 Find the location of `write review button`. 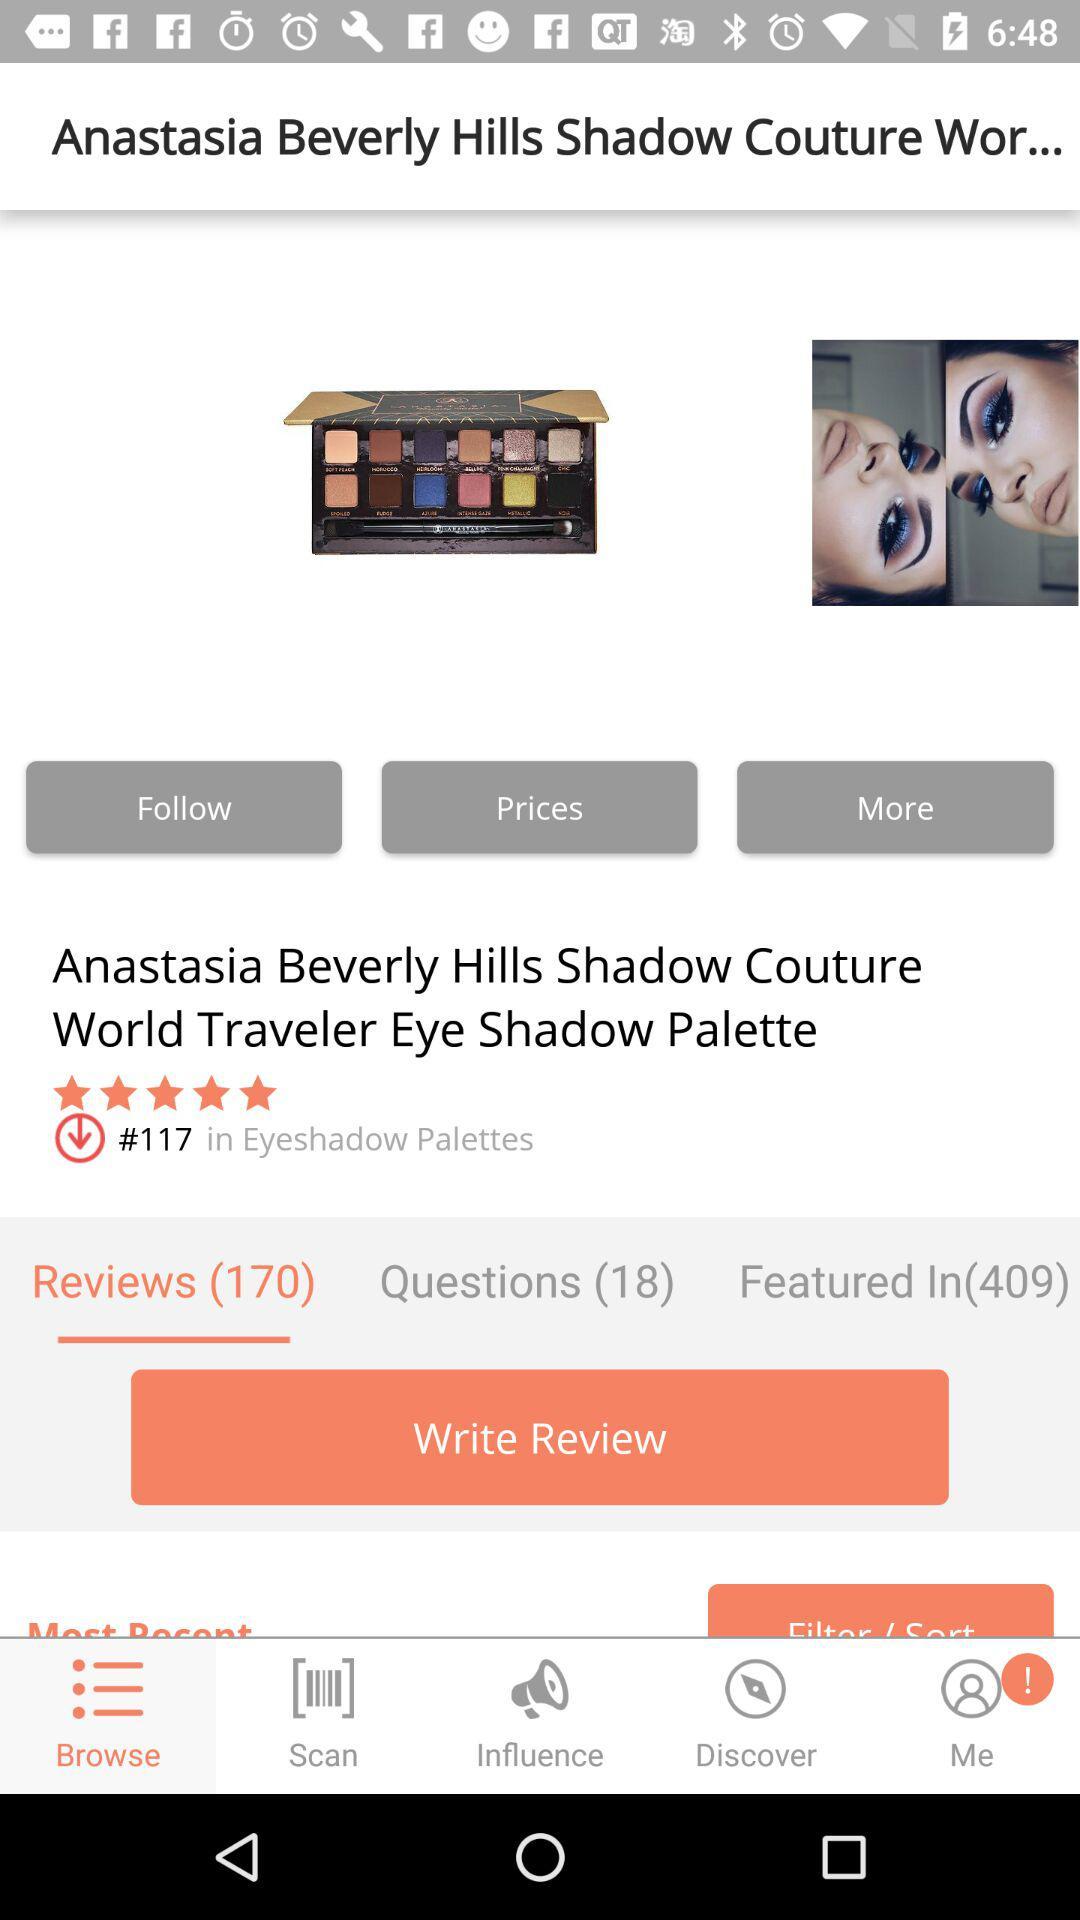

write review button is located at coordinates (540, 1436).